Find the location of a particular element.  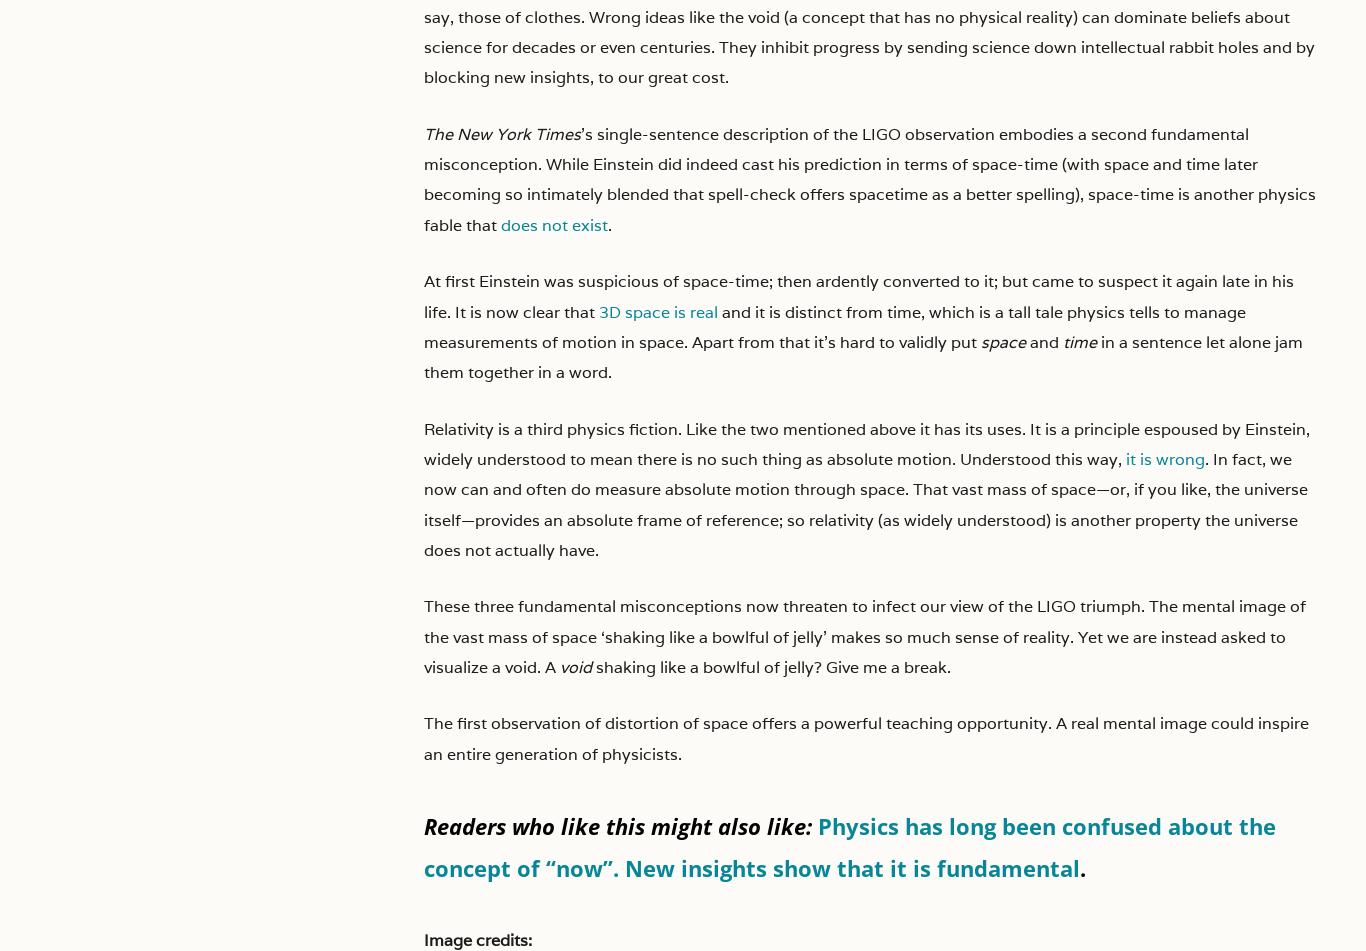

'and' is located at coordinates (1025, 341).